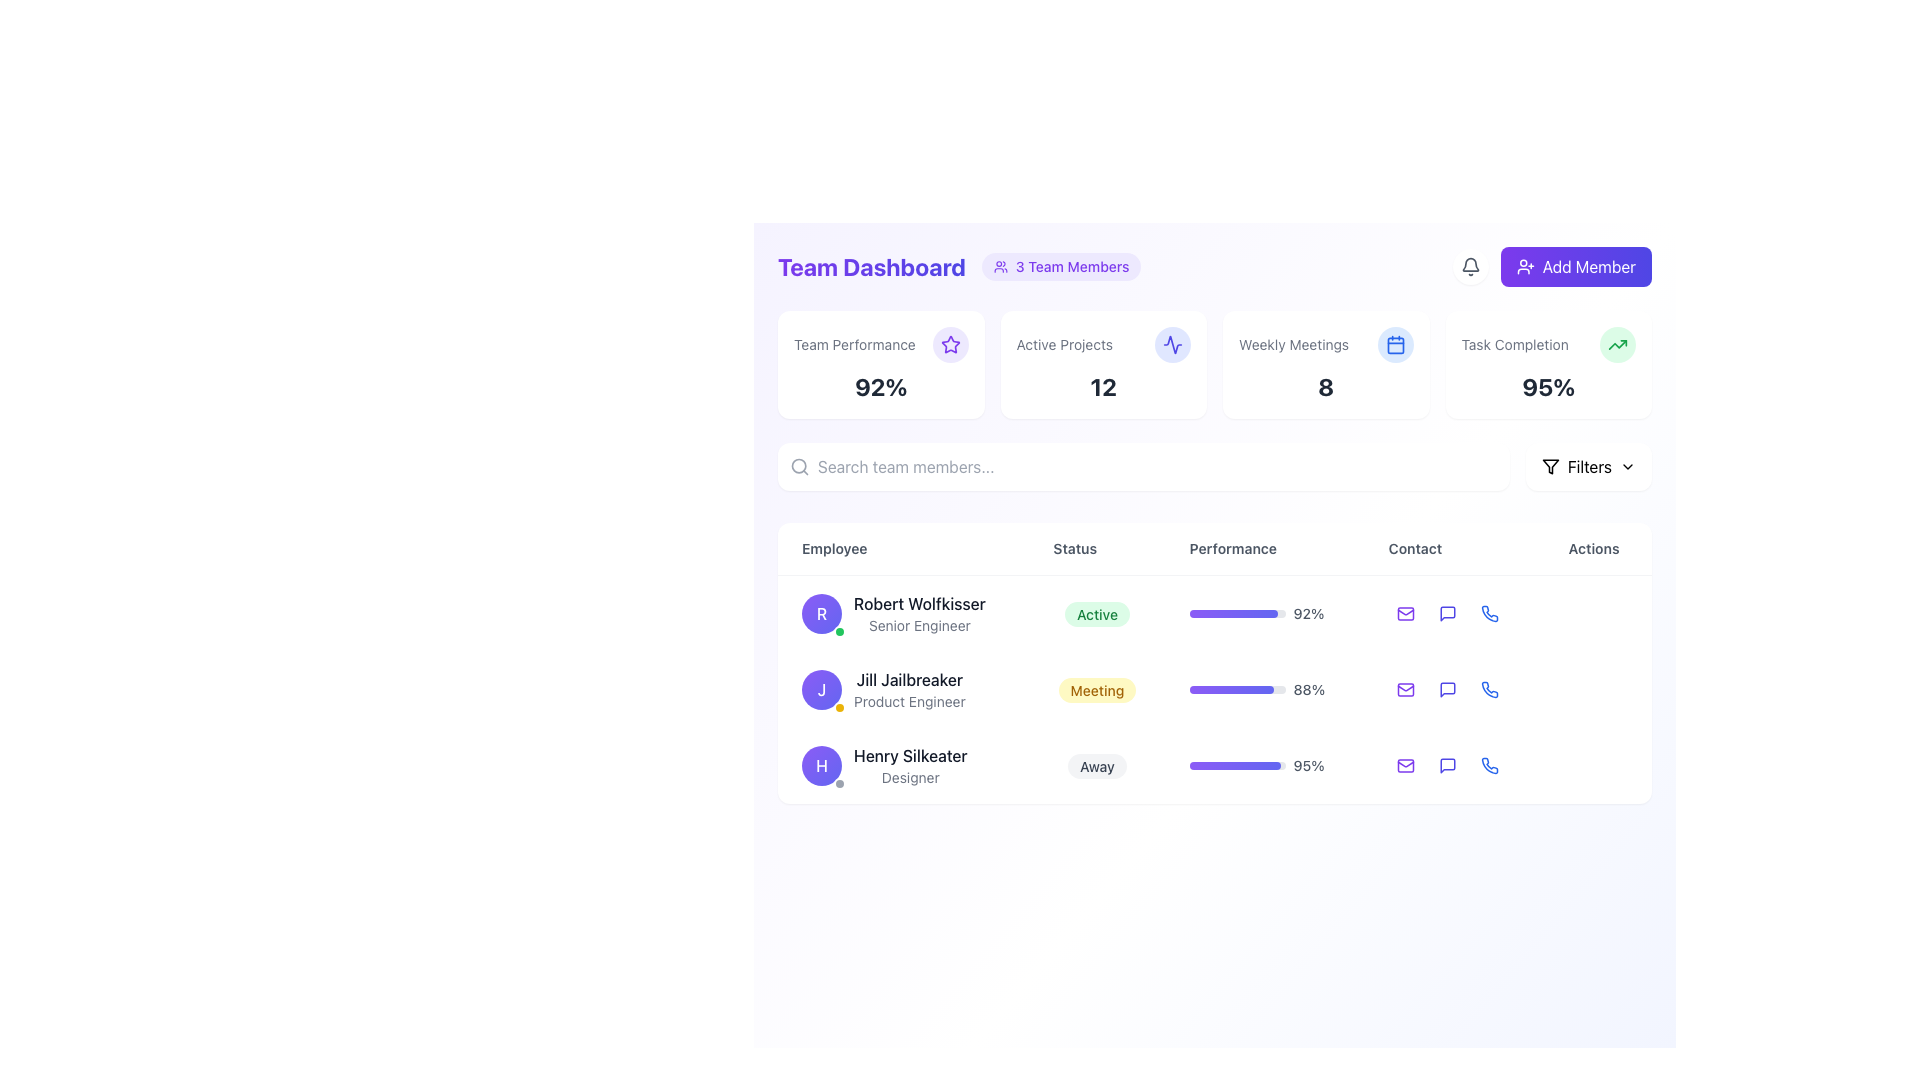  What do you see at coordinates (1447, 612) in the screenshot?
I see `the messaging icon located in the 'Contact' column next to the user 'Robert Wolfkisser'` at bounding box center [1447, 612].